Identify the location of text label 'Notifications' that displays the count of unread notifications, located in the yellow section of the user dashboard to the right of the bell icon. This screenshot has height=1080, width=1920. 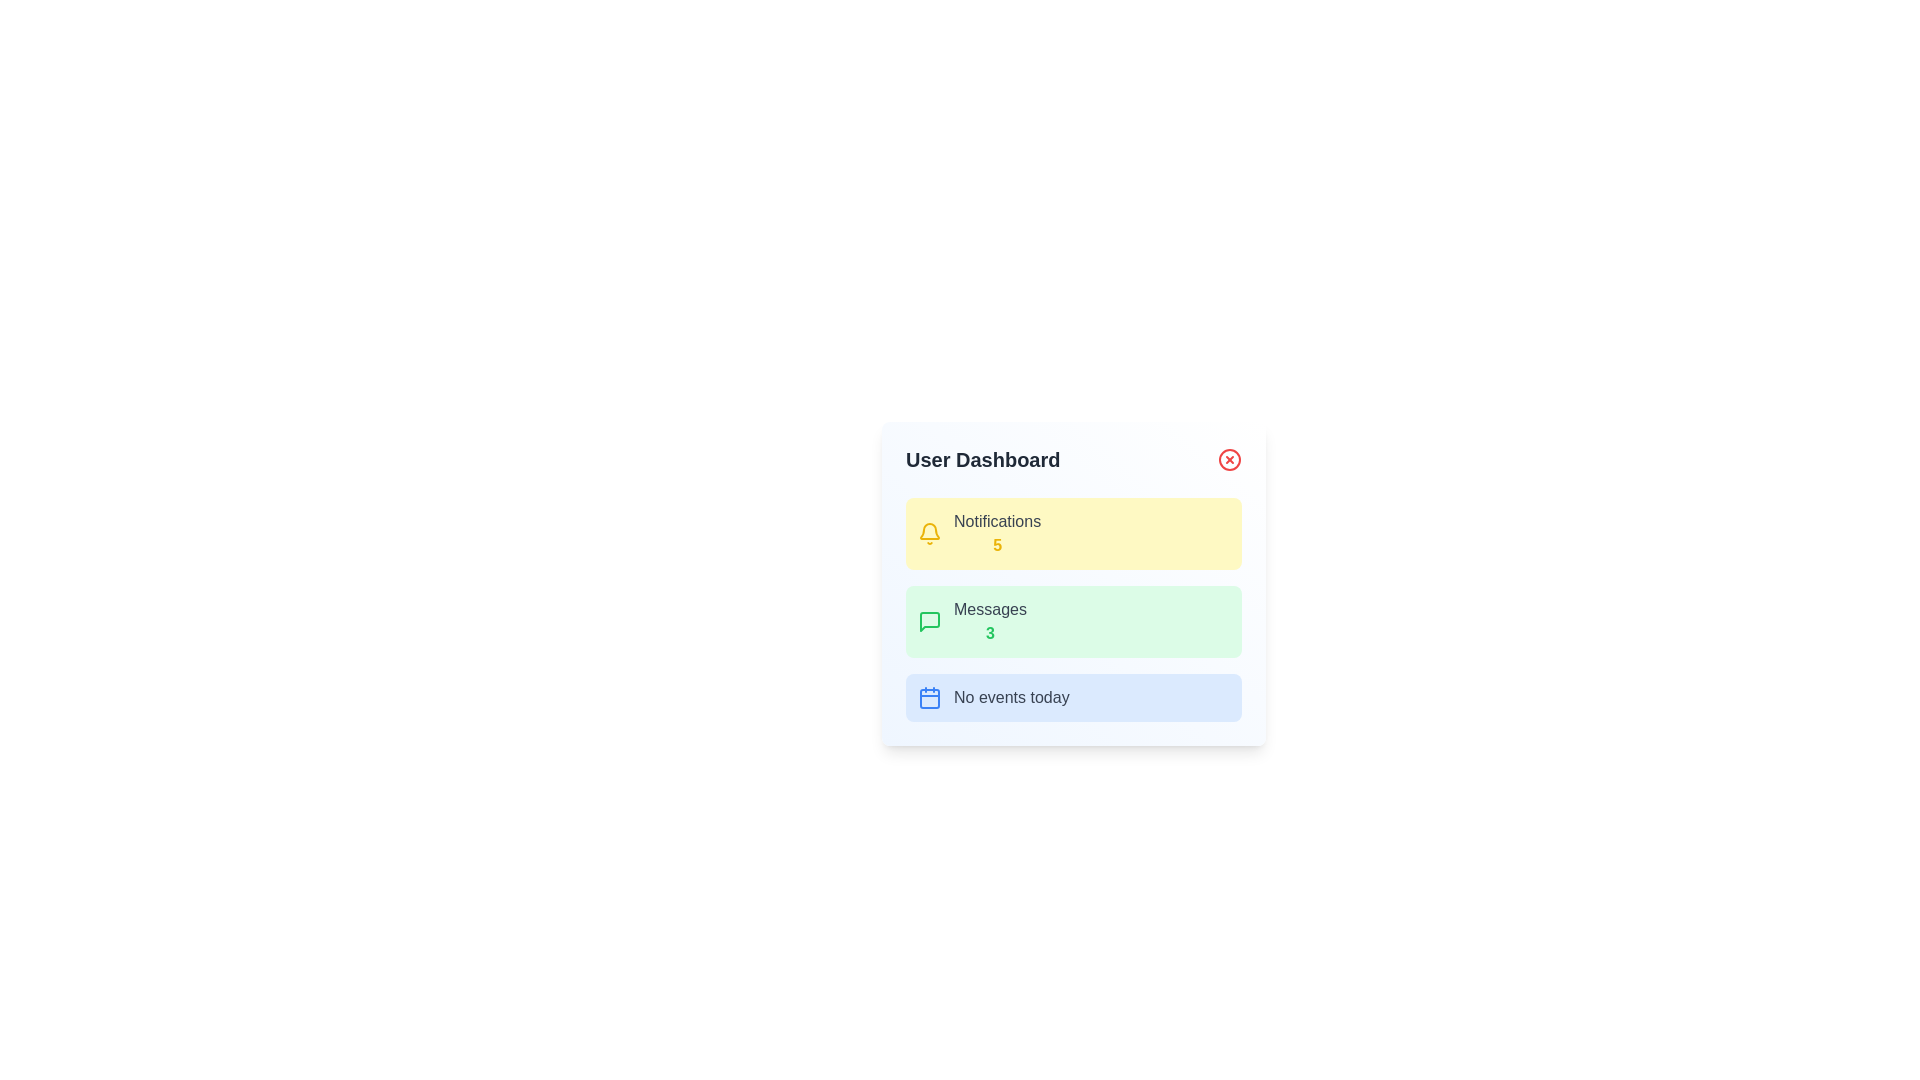
(997, 532).